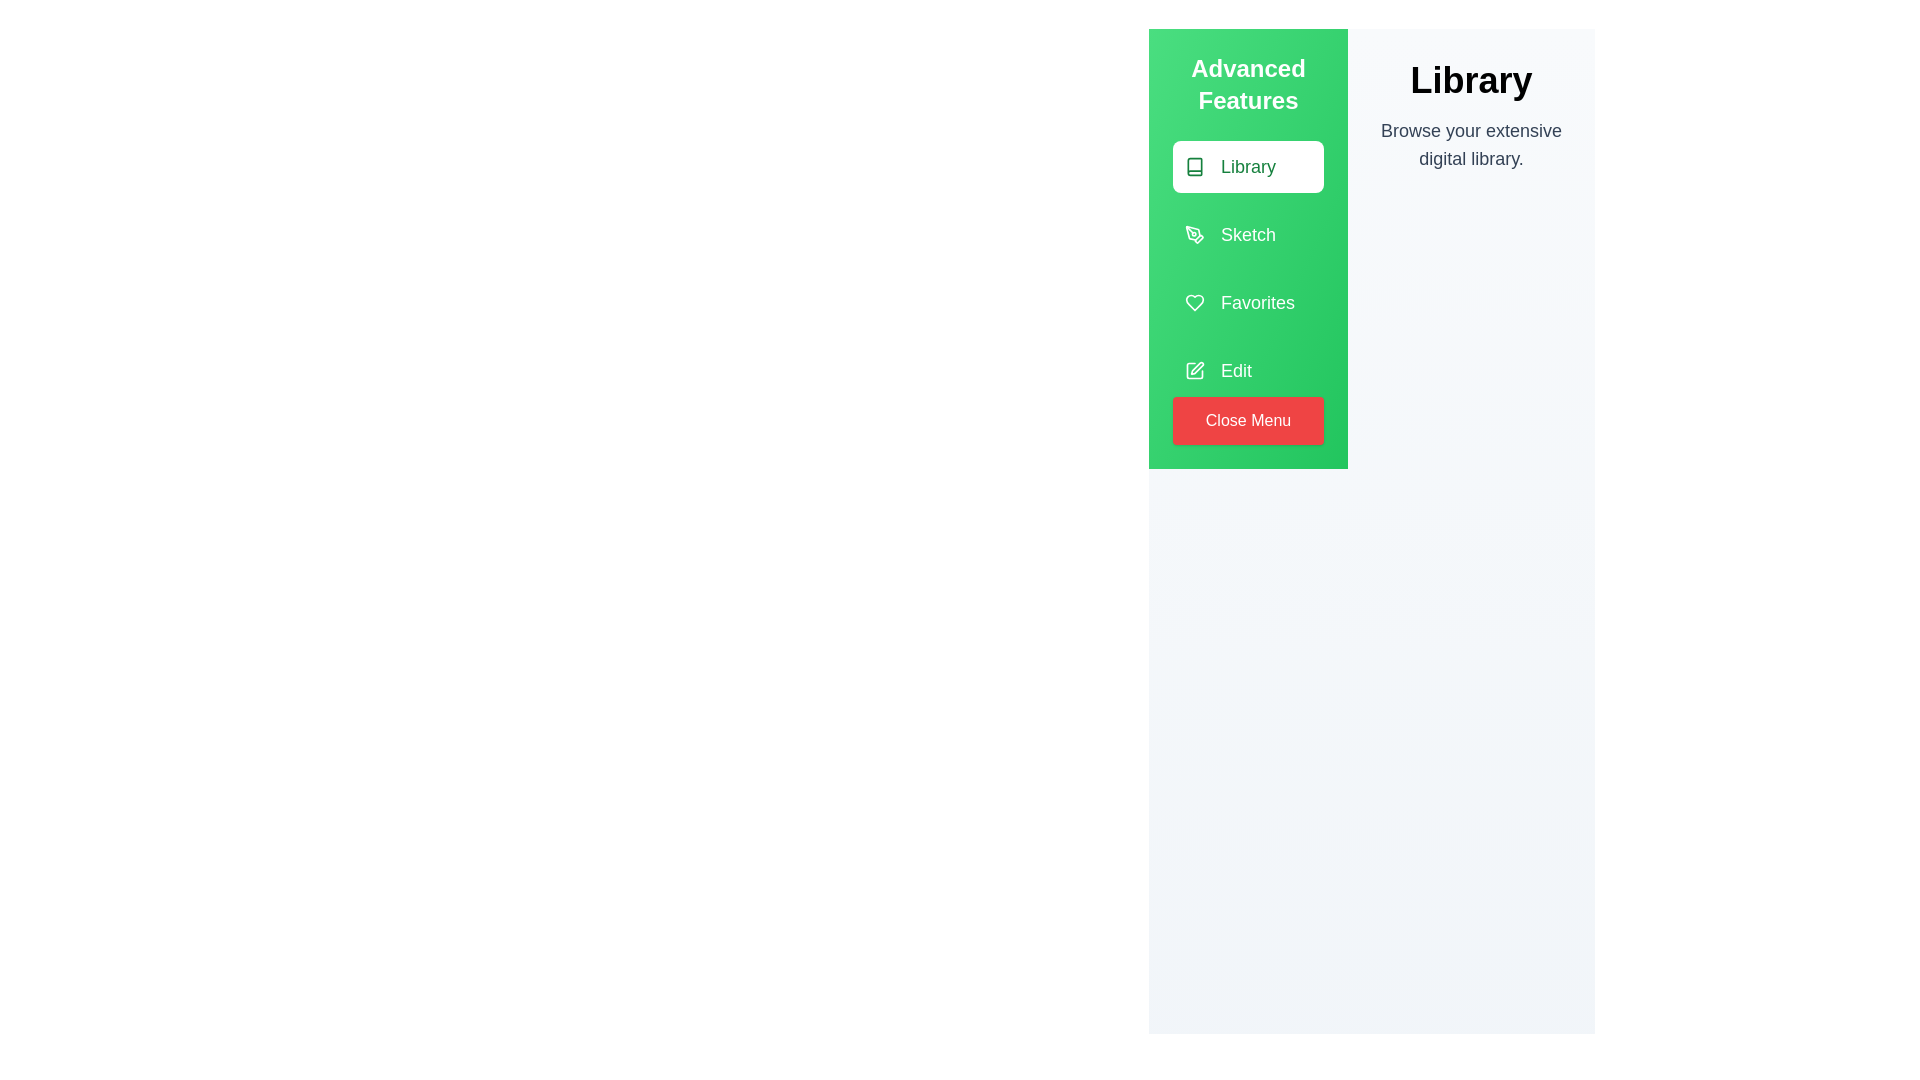 Image resolution: width=1920 pixels, height=1080 pixels. Describe the element at coordinates (1247, 165) in the screenshot. I see `the menu item 'Library' by clicking on it` at that location.